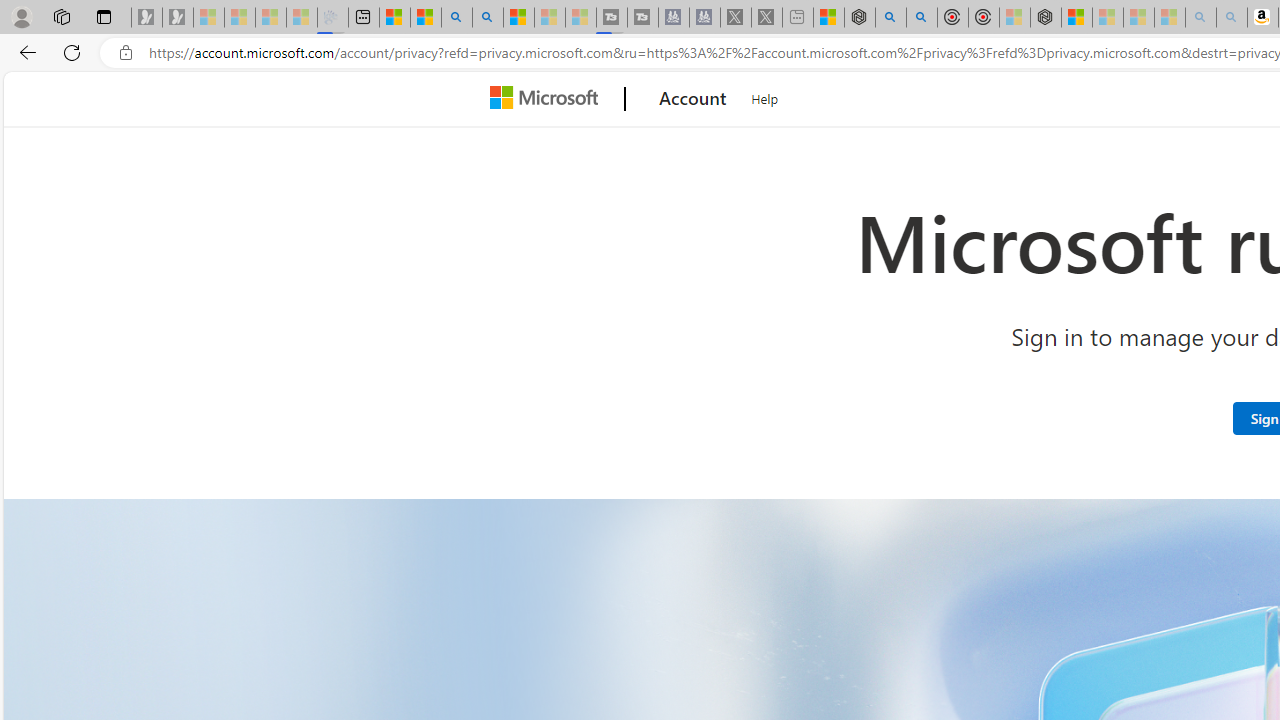  Describe the element at coordinates (548, 99) in the screenshot. I see `'Microsoft'` at that location.